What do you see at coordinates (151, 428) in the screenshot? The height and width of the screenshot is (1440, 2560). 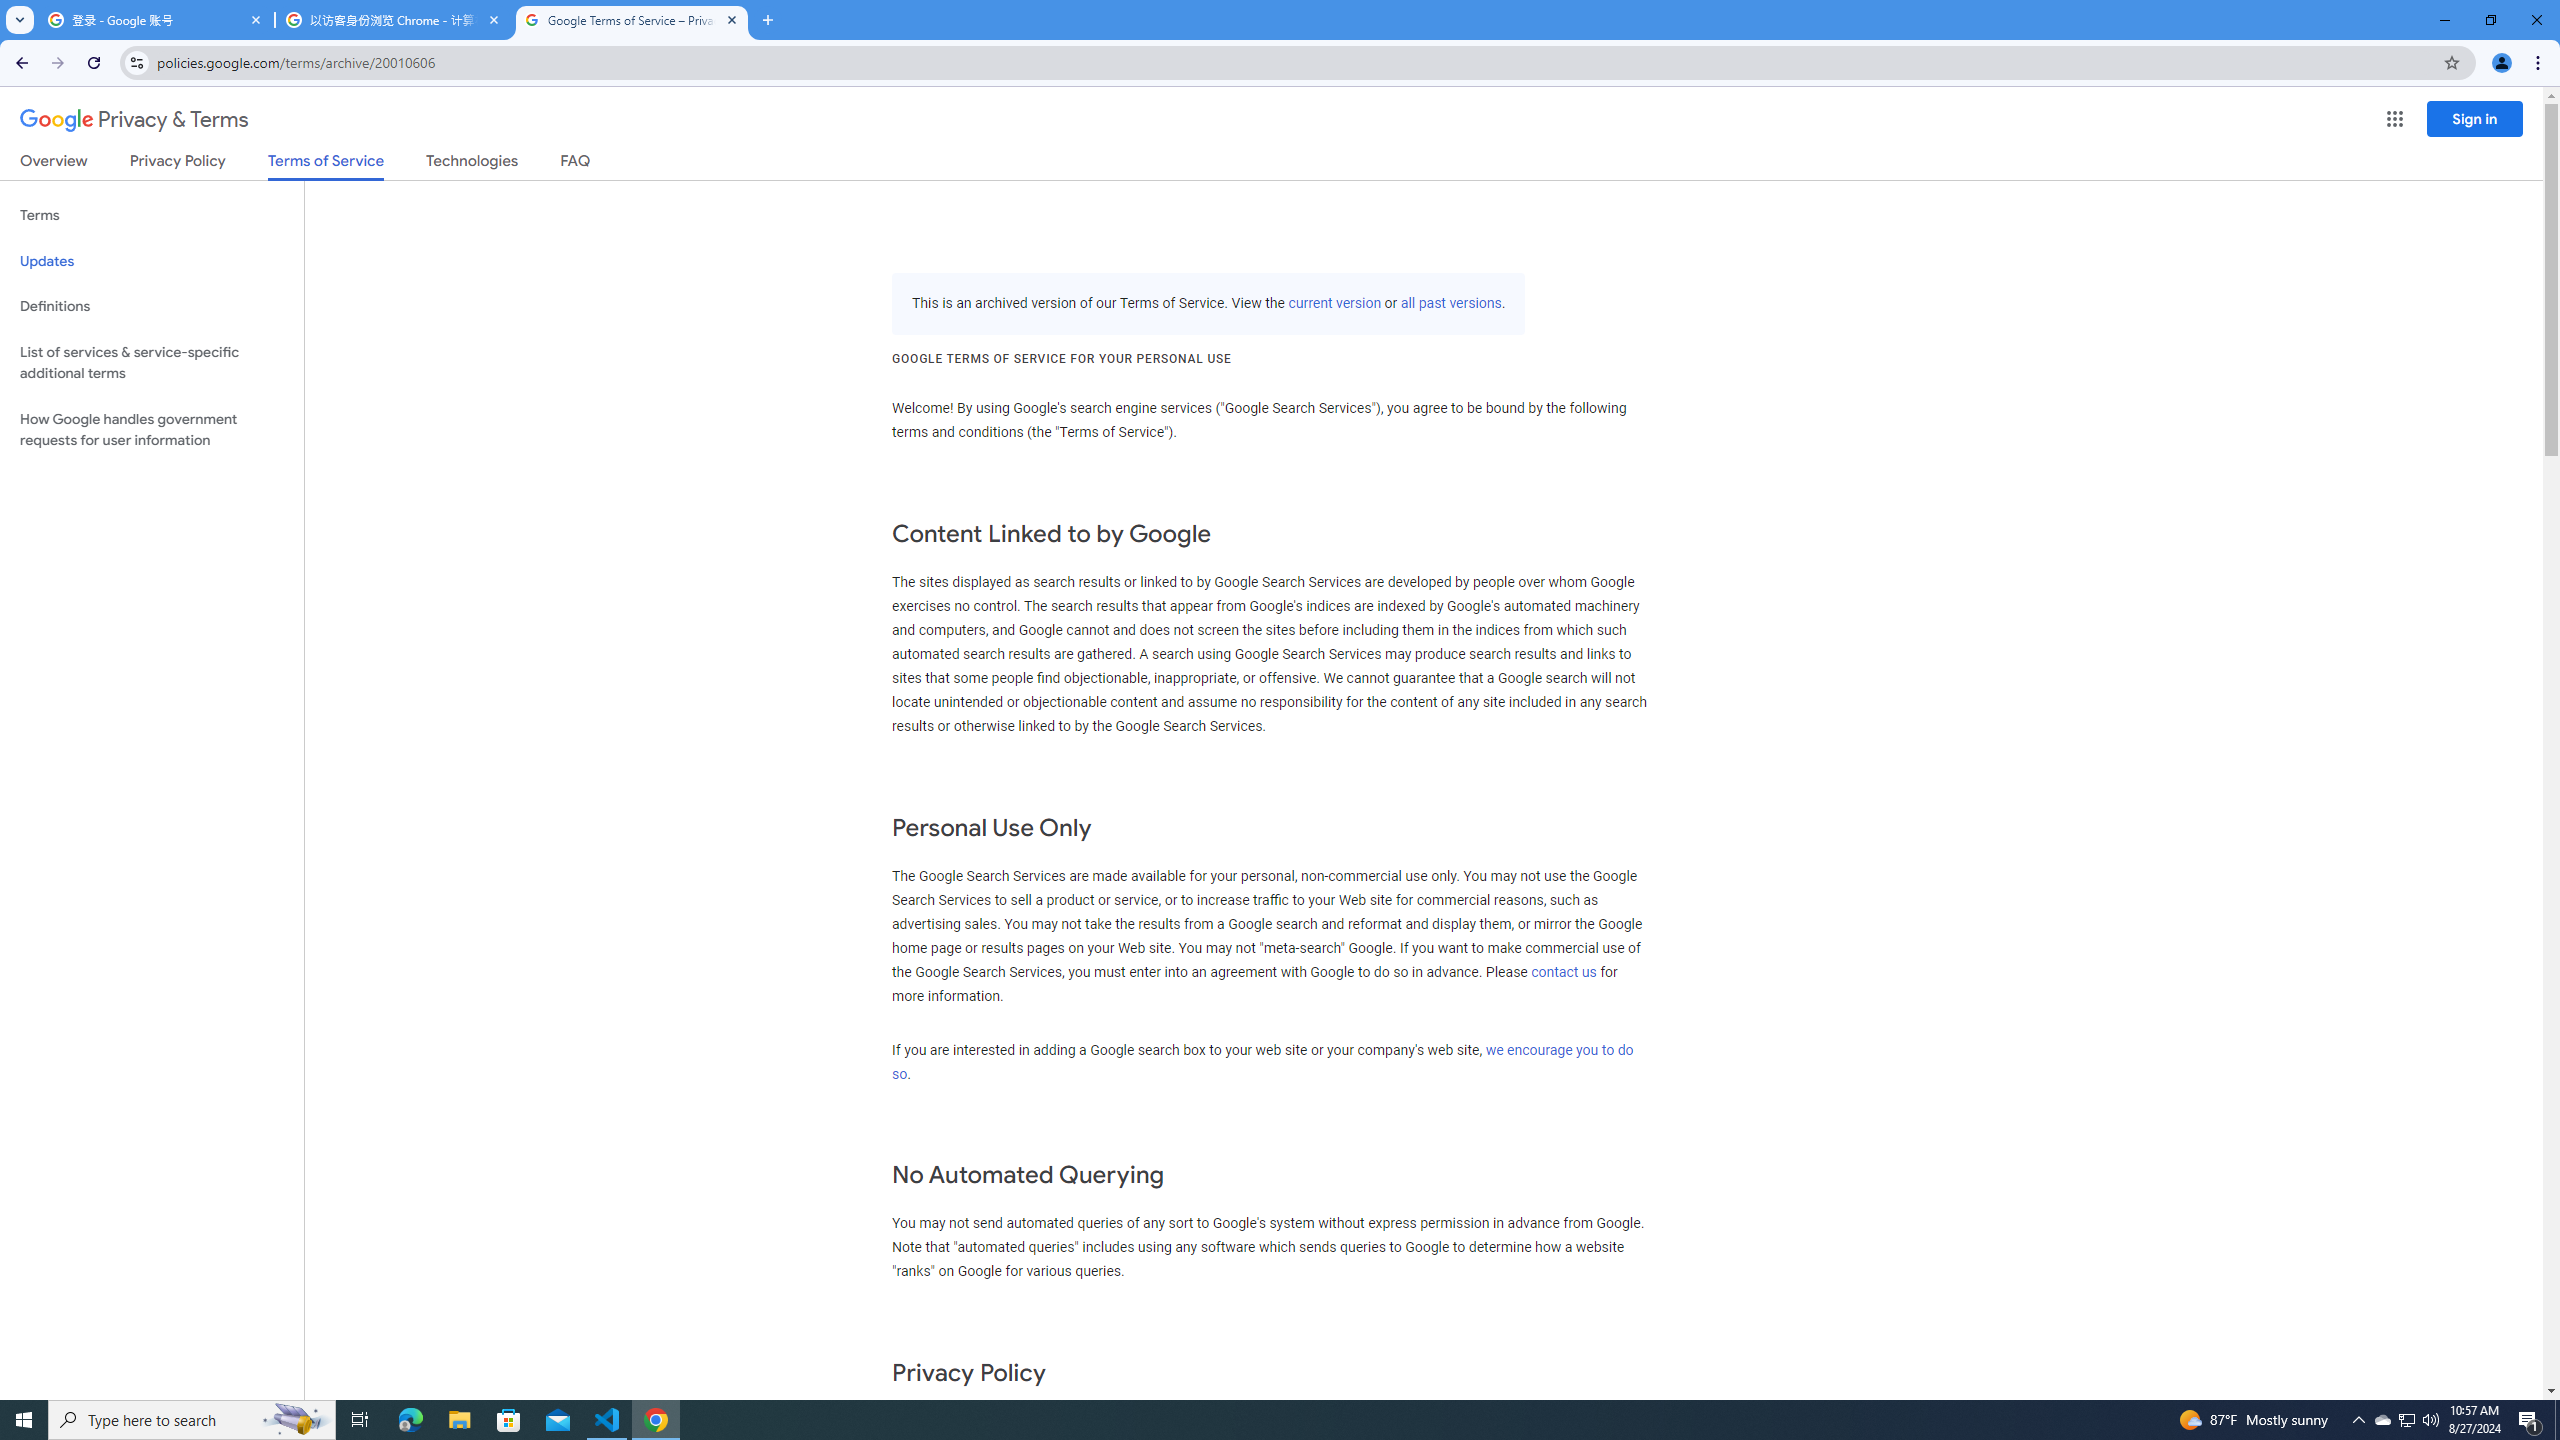 I see `'How Google handles government requests for user information'` at bounding box center [151, 428].